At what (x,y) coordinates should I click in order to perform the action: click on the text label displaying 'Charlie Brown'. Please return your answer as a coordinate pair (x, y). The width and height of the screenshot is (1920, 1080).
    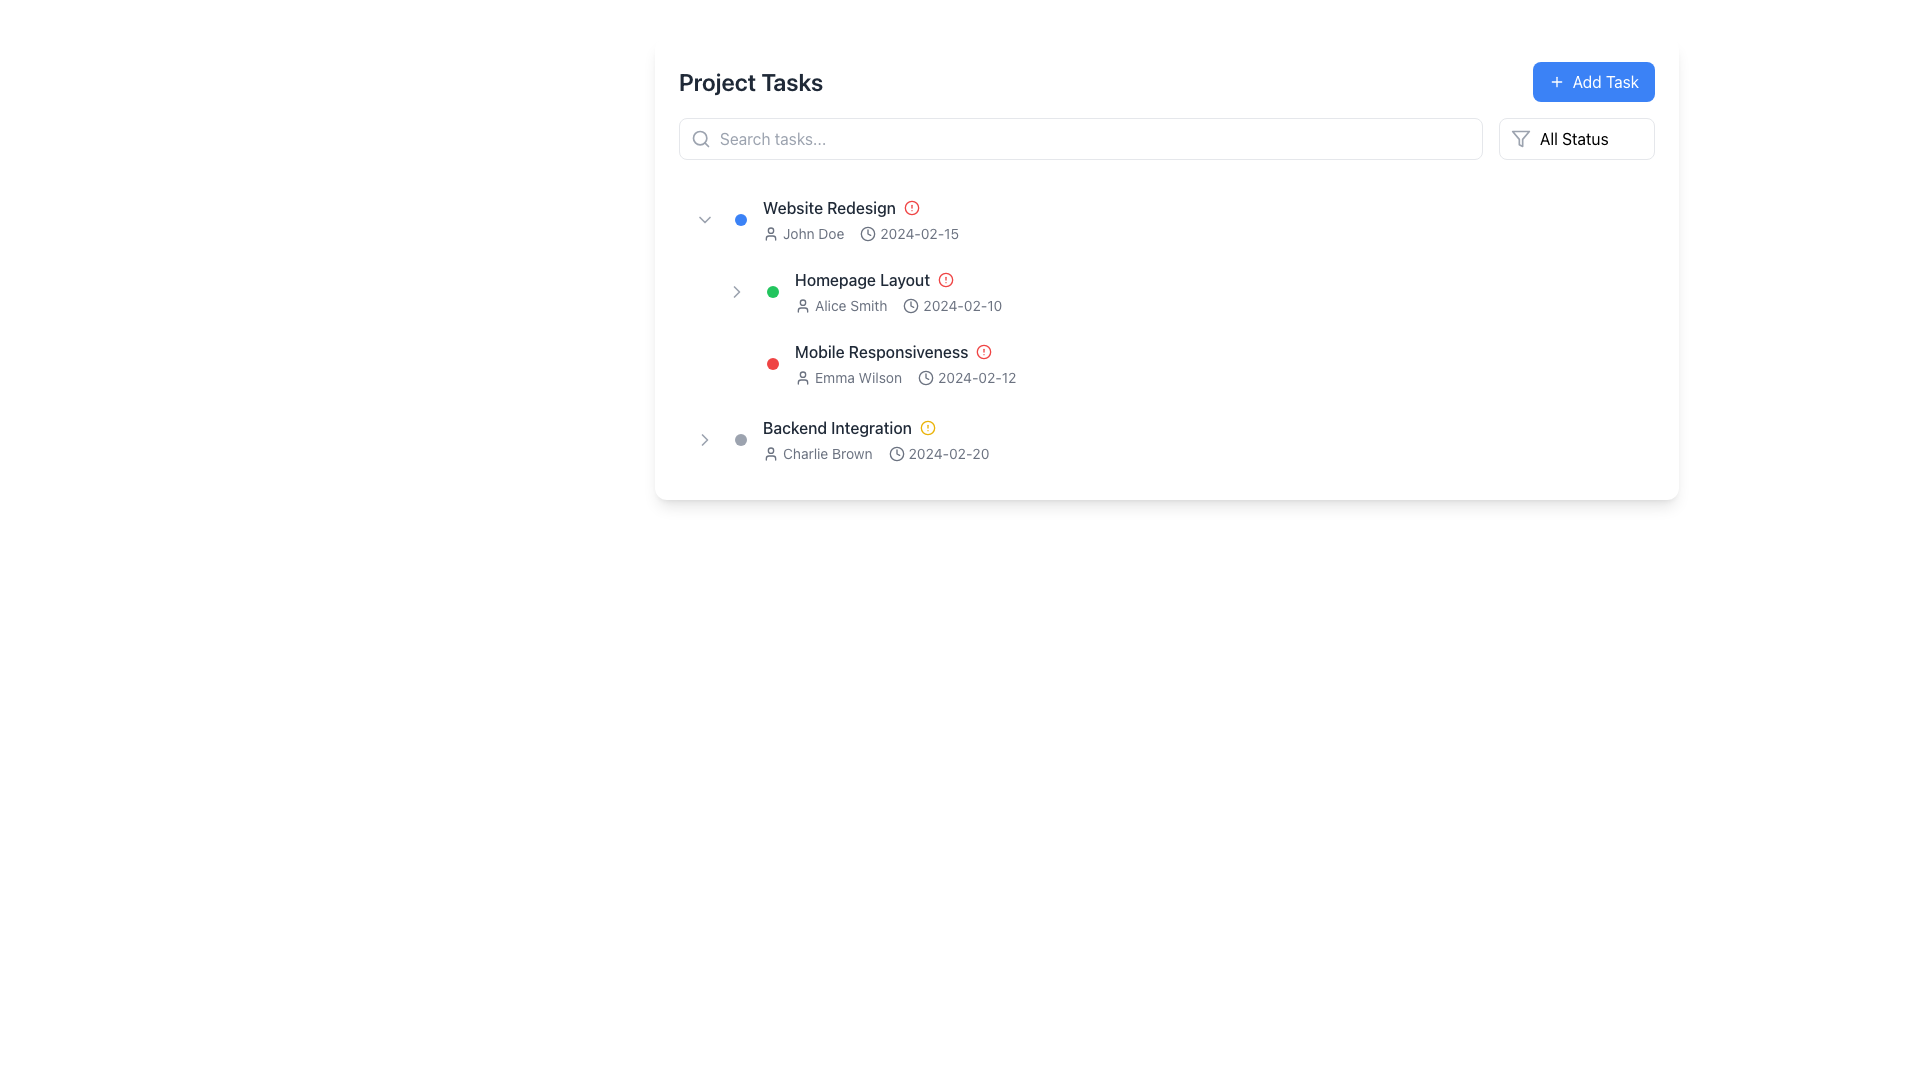
    Looking at the image, I should click on (827, 454).